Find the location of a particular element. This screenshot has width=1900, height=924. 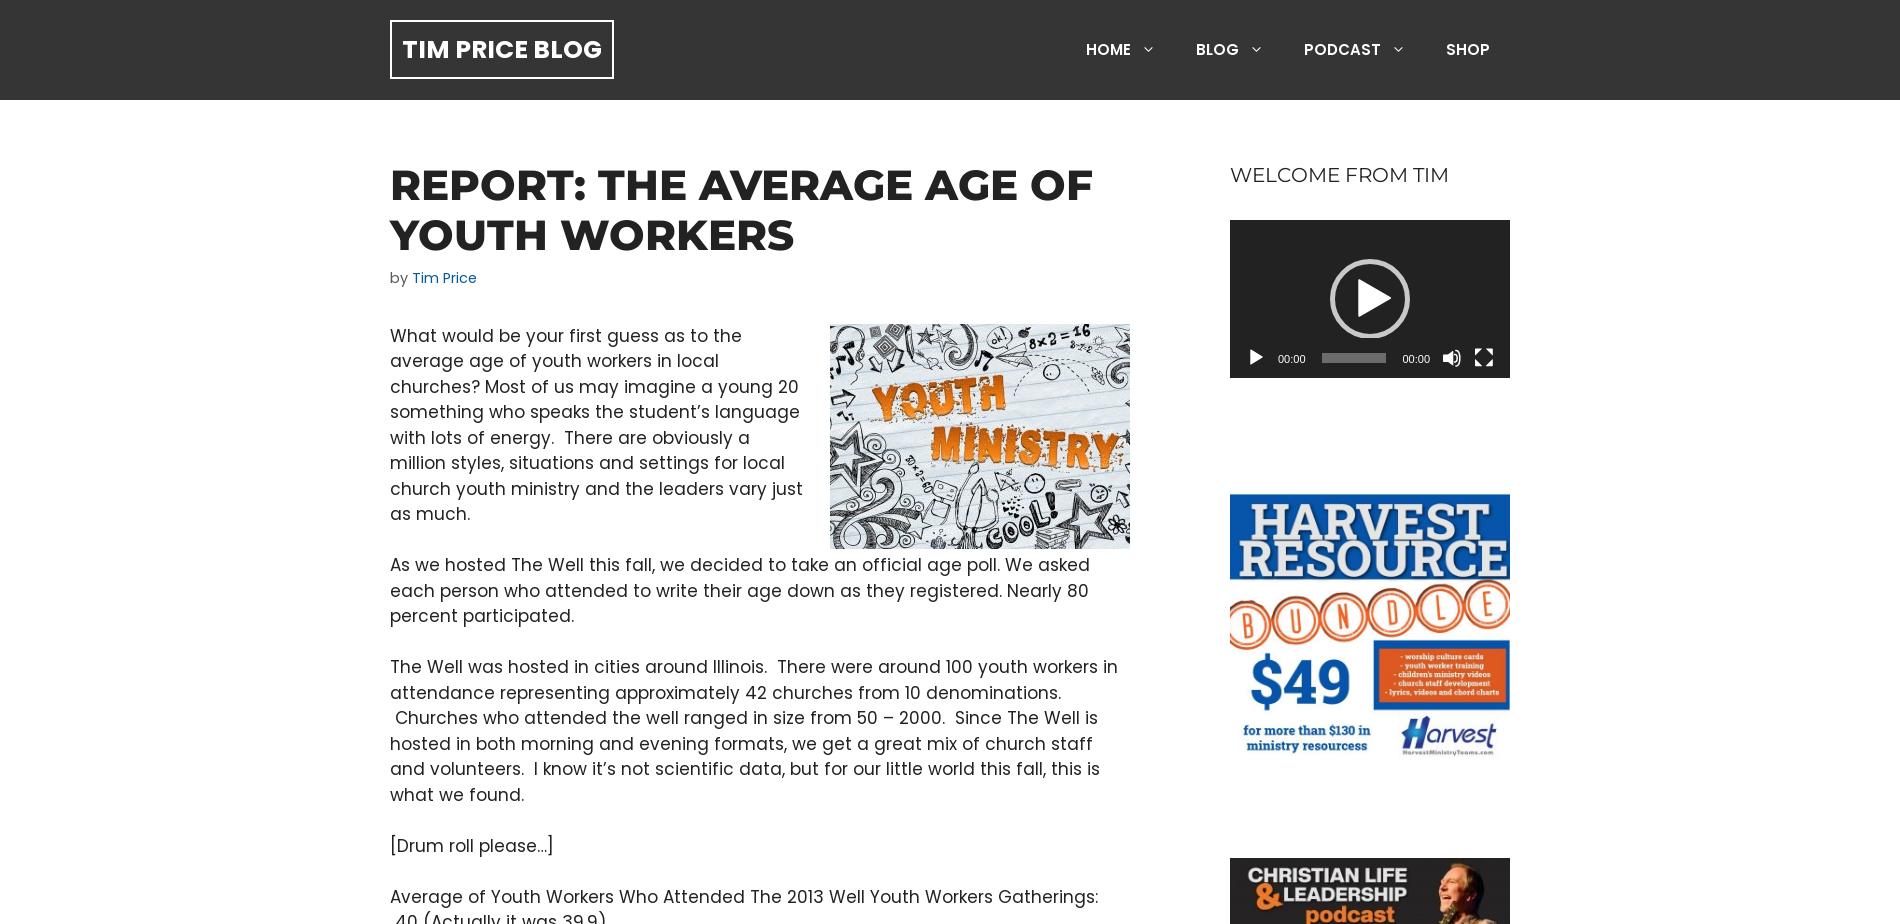

'Shop' is located at coordinates (1467, 49).